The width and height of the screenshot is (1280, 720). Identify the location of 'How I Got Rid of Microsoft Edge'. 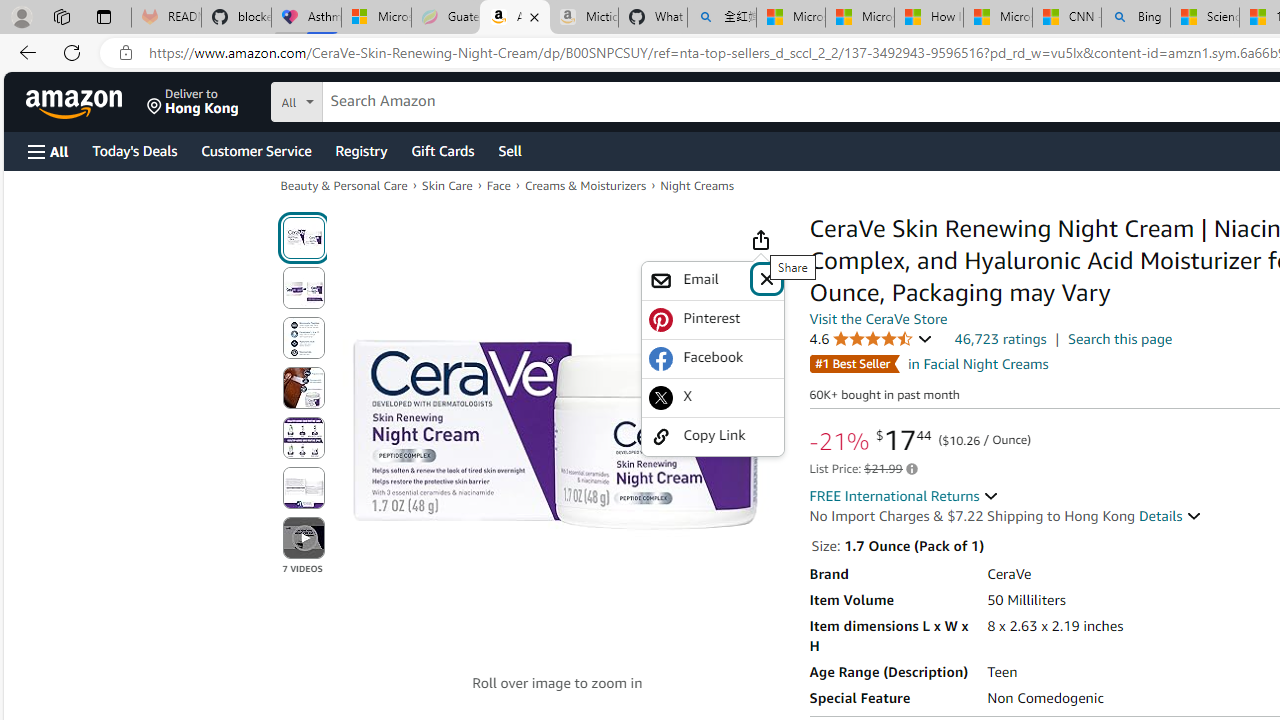
(927, 17).